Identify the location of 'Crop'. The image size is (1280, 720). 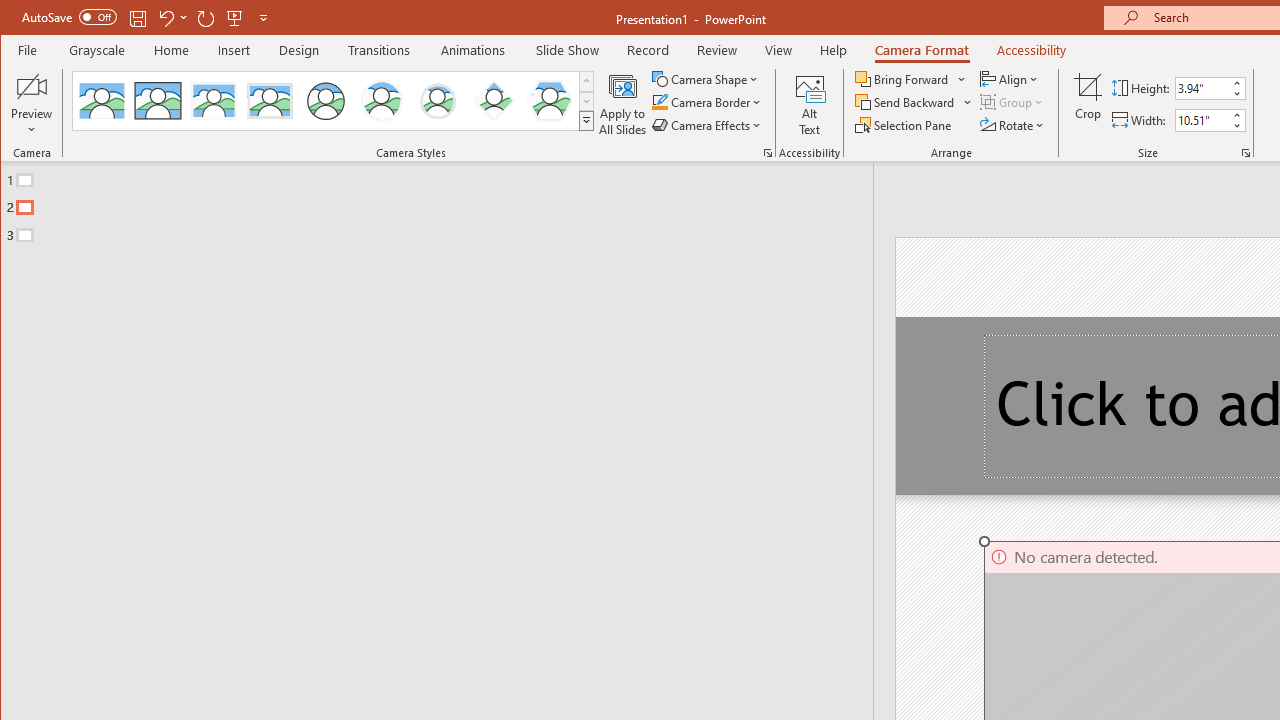
(1087, 104).